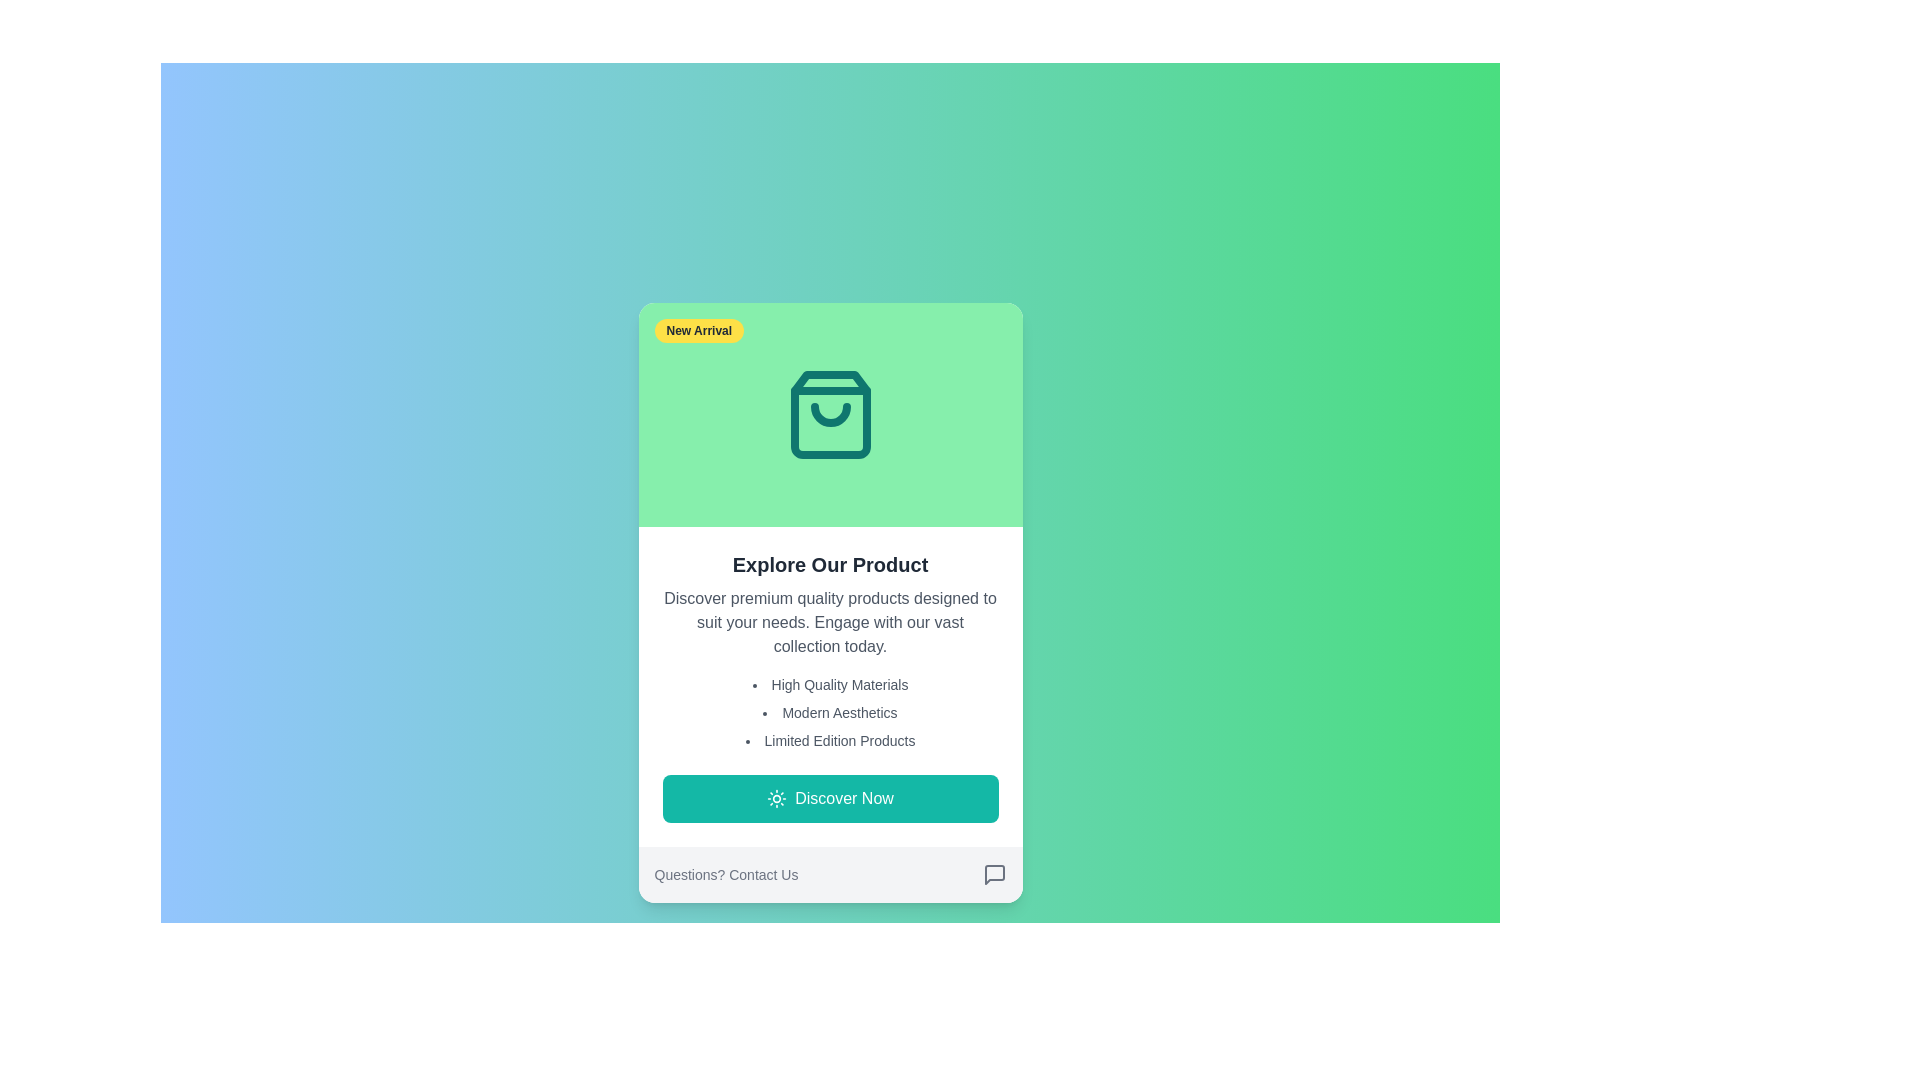  What do you see at coordinates (830, 740) in the screenshot?
I see `text content of the 'Limited Edition Products' label, which is the third bullet point in the 'Explore Our Product' section, styled in muted gray` at bounding box center [830, 740].